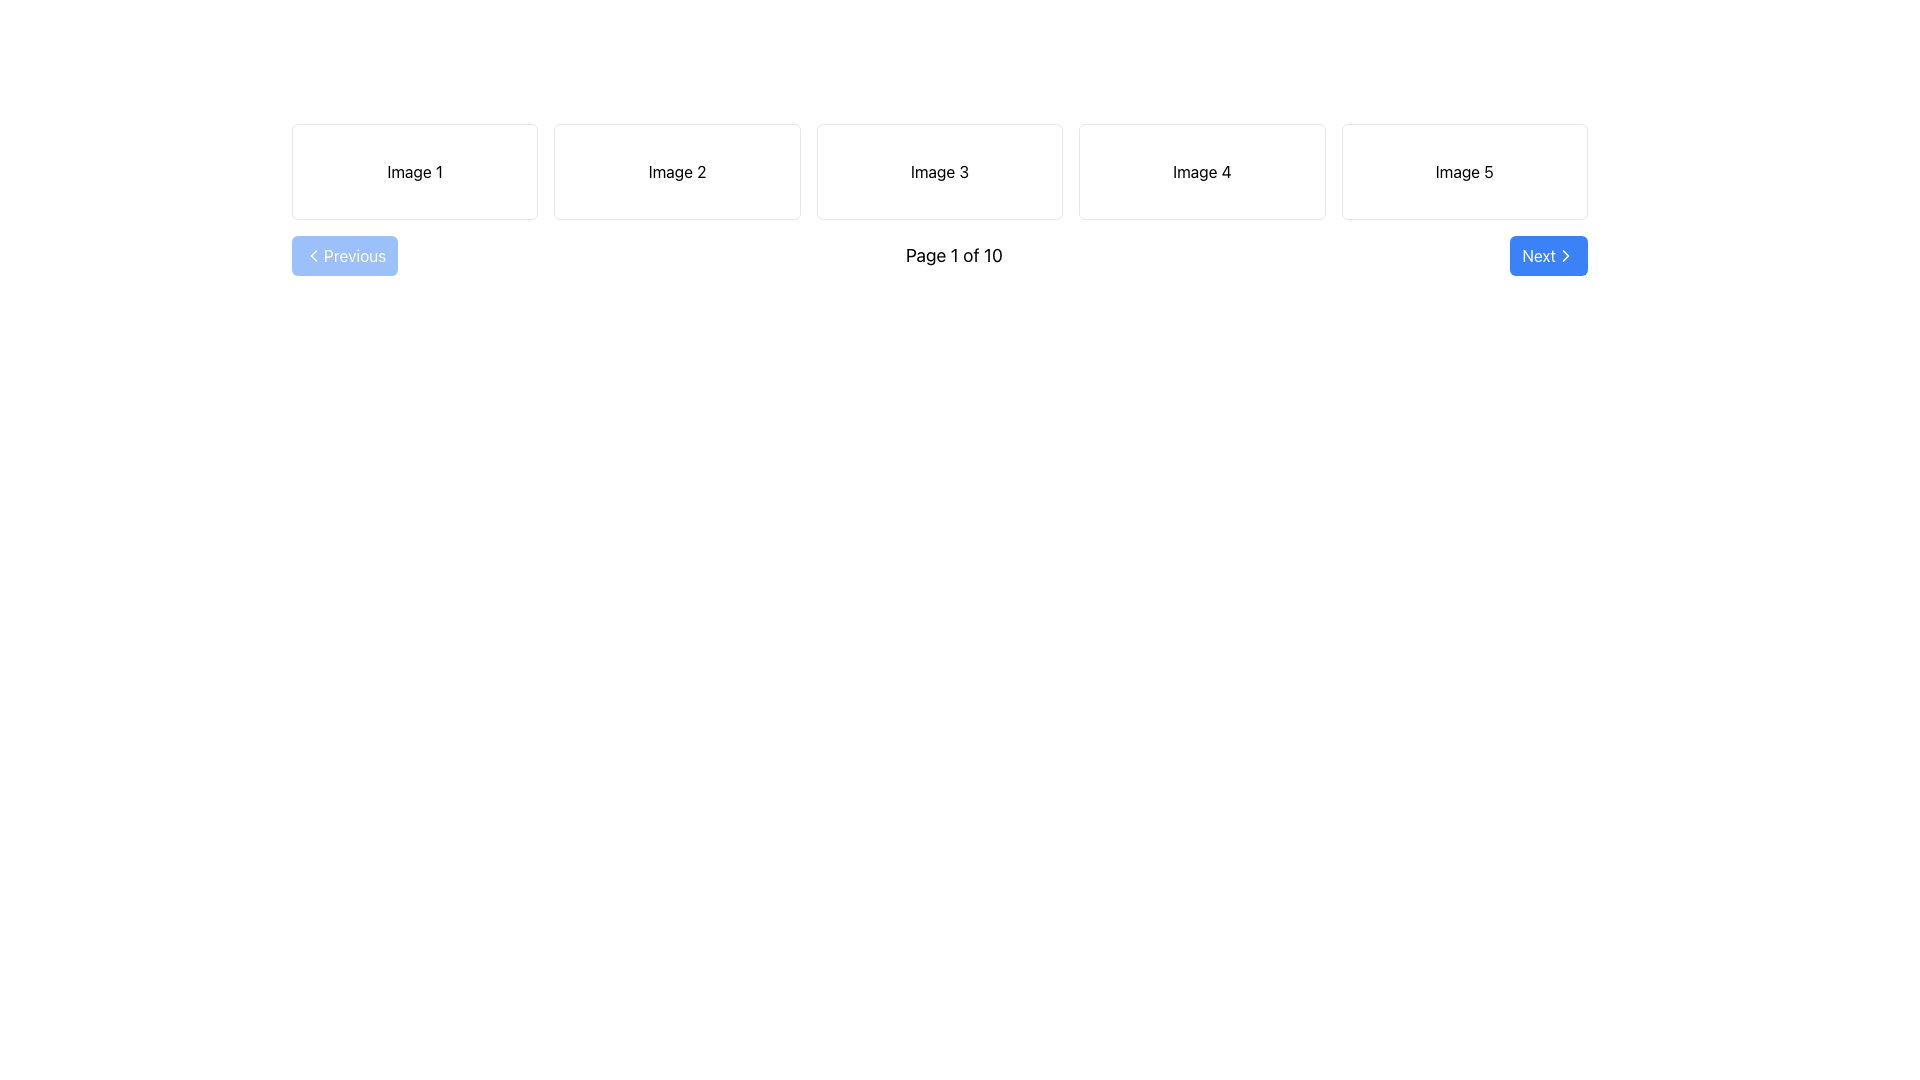  What do you see at coordinates (312, 254) in the screenshot?
I see `the left-pointing chevron icon within the 'Previous' button located at the bottom-left area of the interface` at bounding box center [312, 254].